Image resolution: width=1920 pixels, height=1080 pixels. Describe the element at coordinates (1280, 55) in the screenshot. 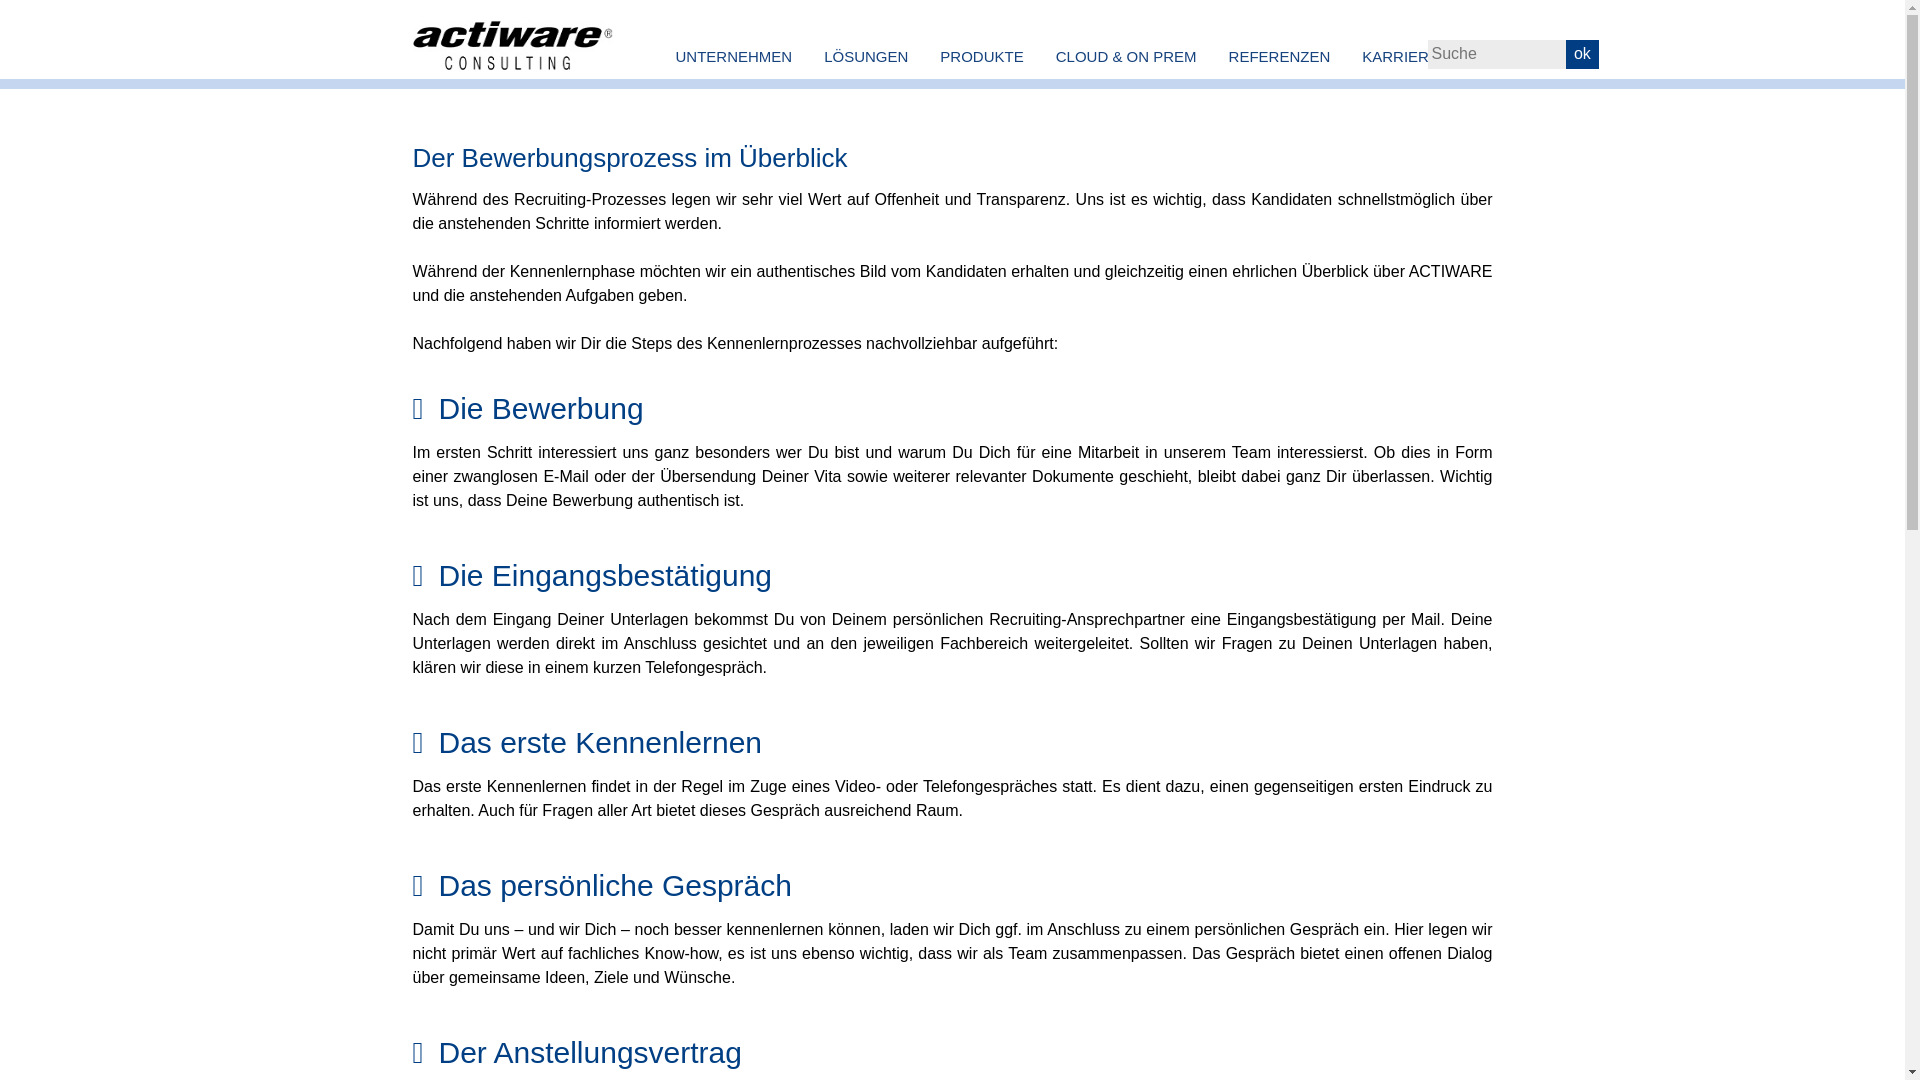

I see `'REFERENZEN'` at that location.